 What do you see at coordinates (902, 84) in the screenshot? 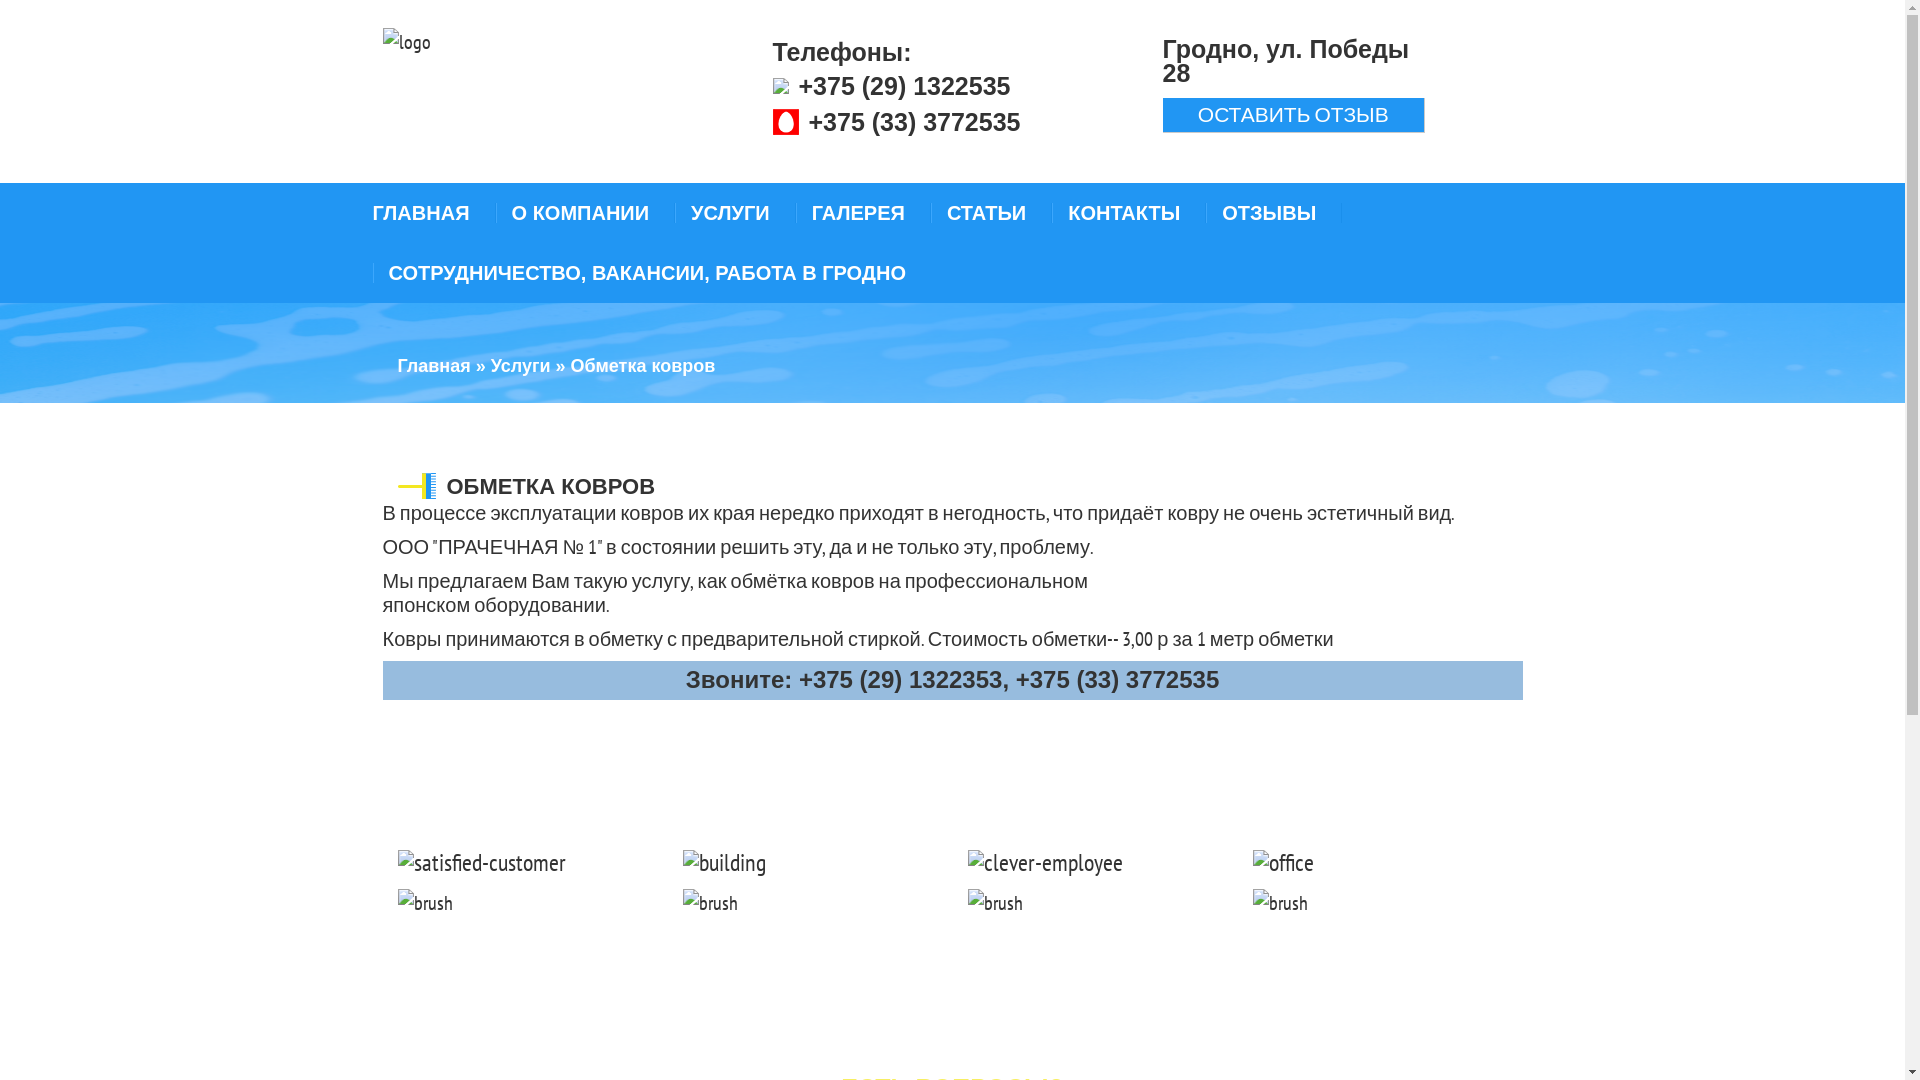
I see `'+375 (29) 1322535'` at bounding box center [902, 84].